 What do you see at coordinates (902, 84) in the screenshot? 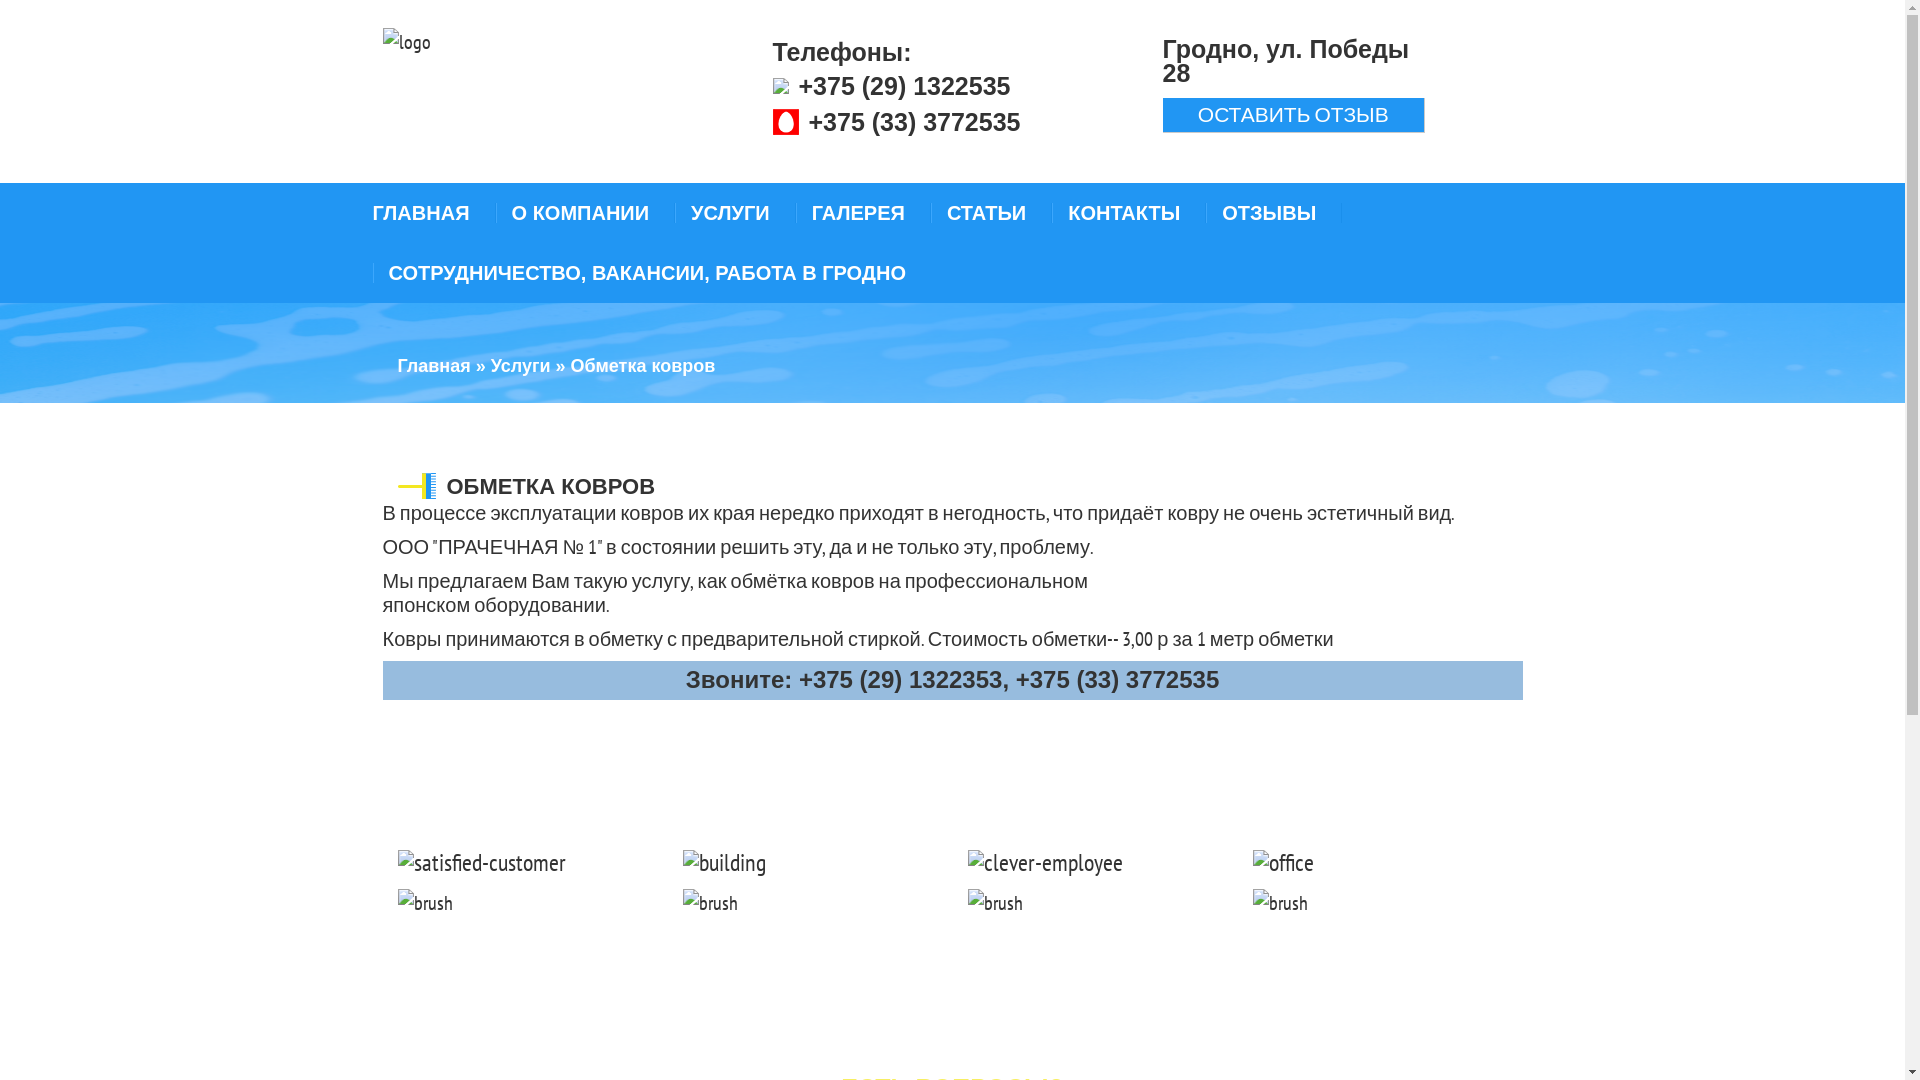
I see `'+375 (29) 1322535'` at bounding box center [902, 84].